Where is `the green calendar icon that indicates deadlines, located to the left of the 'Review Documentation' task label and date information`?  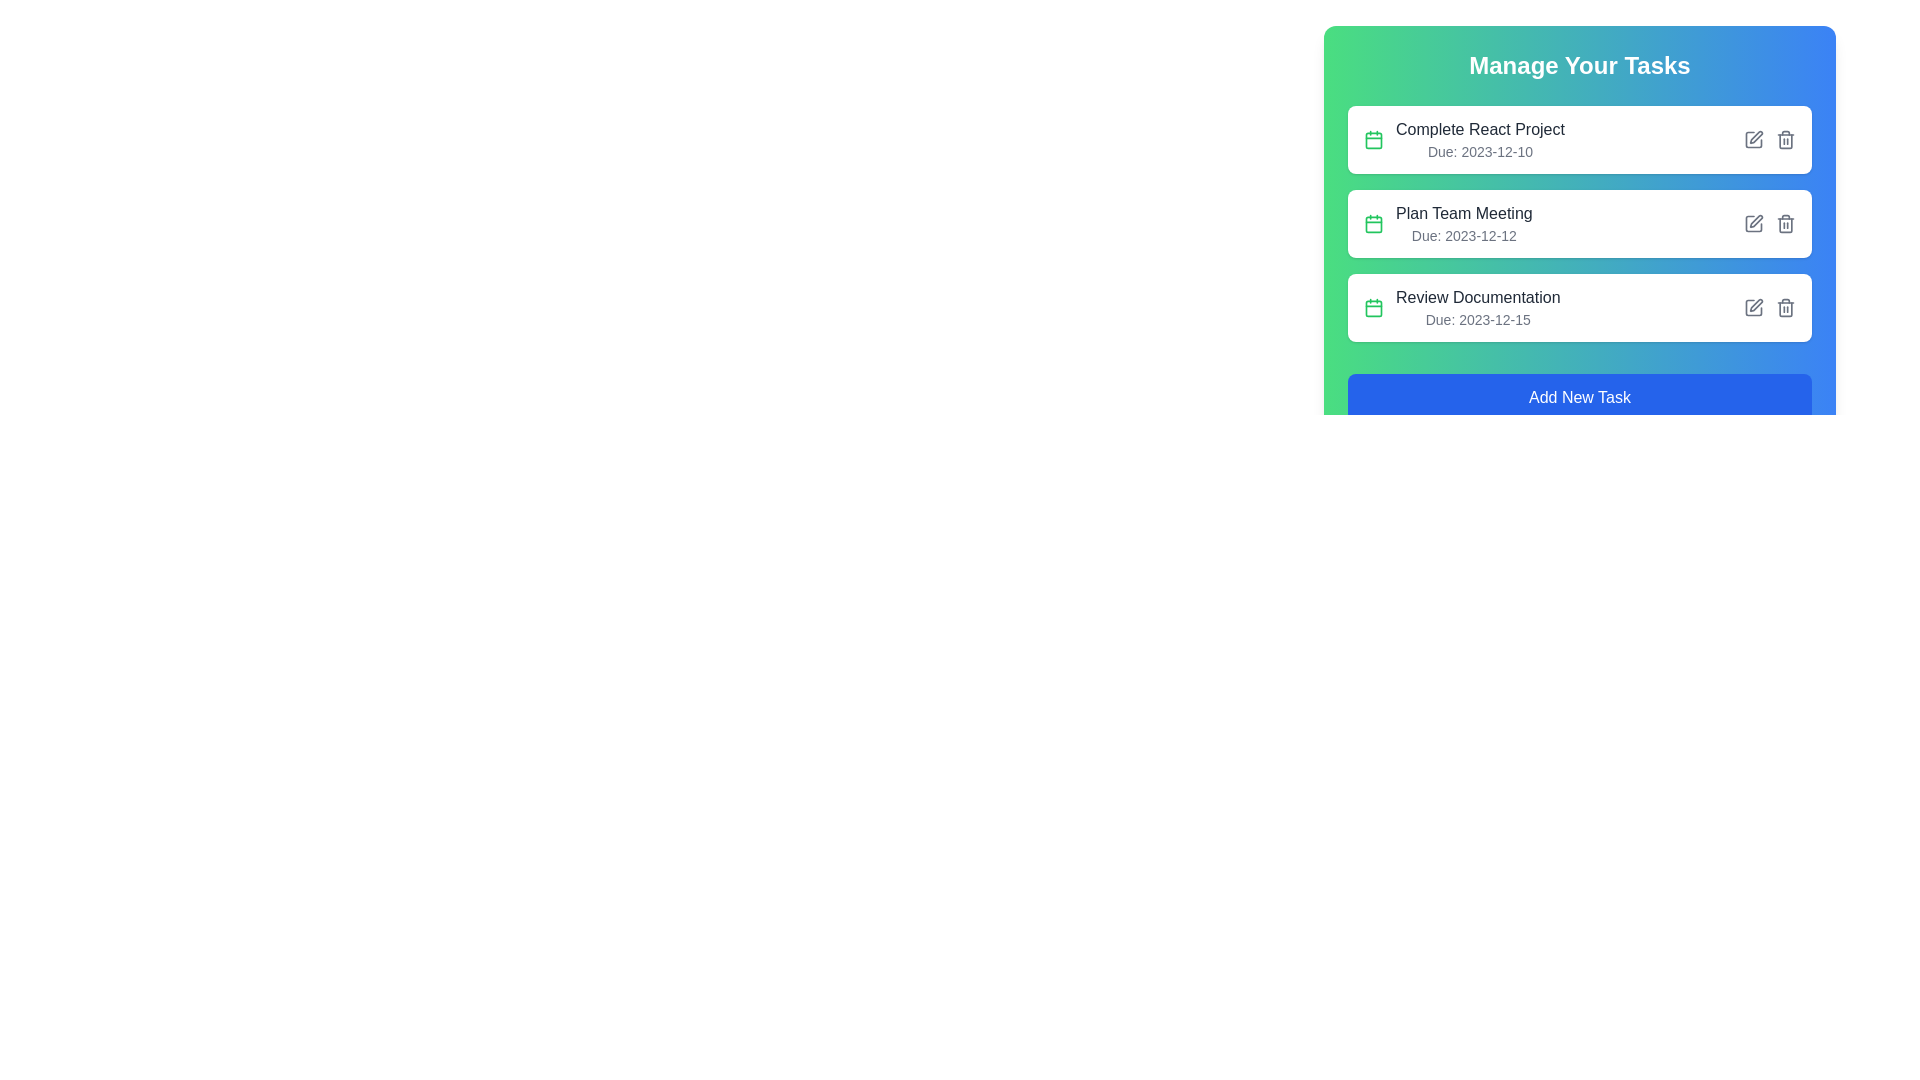 the green calendar icon that indicates deadlines, located to the left of the 'Review Documentation' task label and date information is located at coordinates (1372, 308).